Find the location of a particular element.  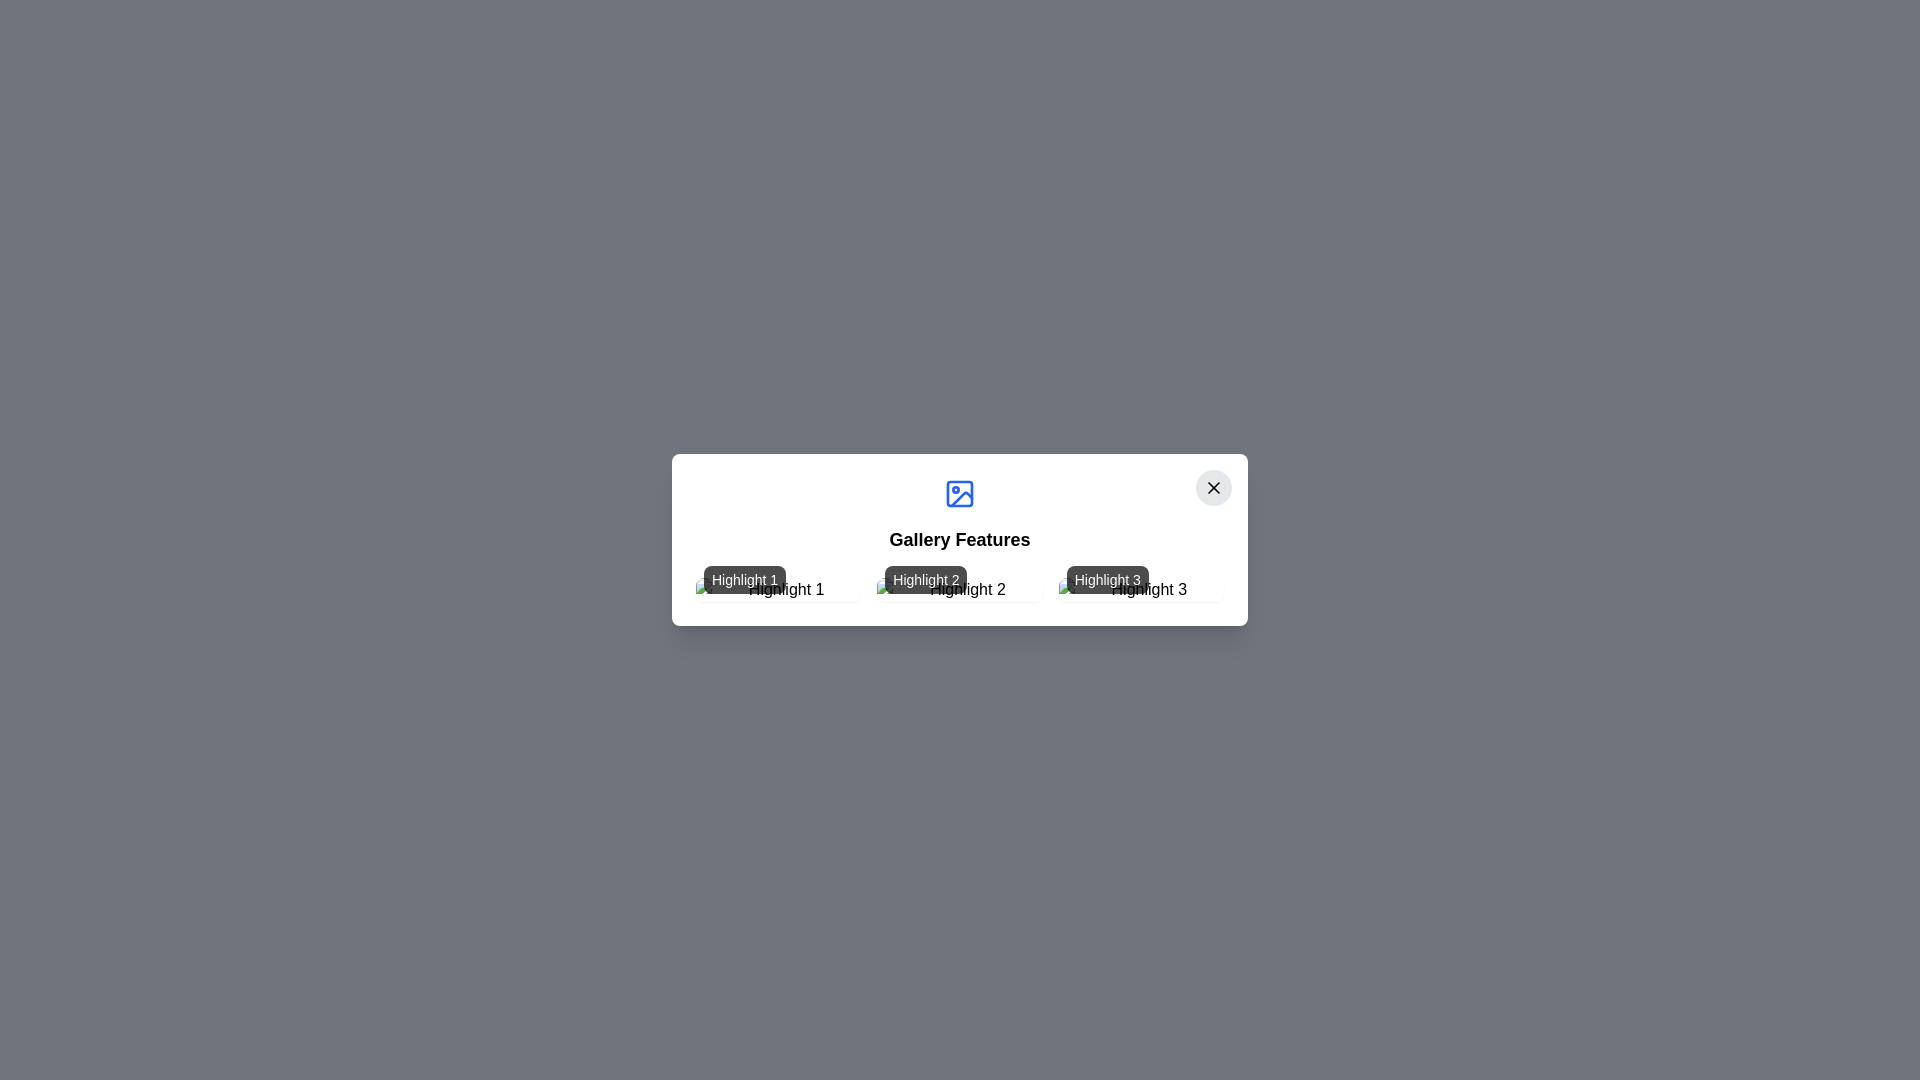

the image labeled Highlight 2 to view its details is located at coordinates (960, 589).